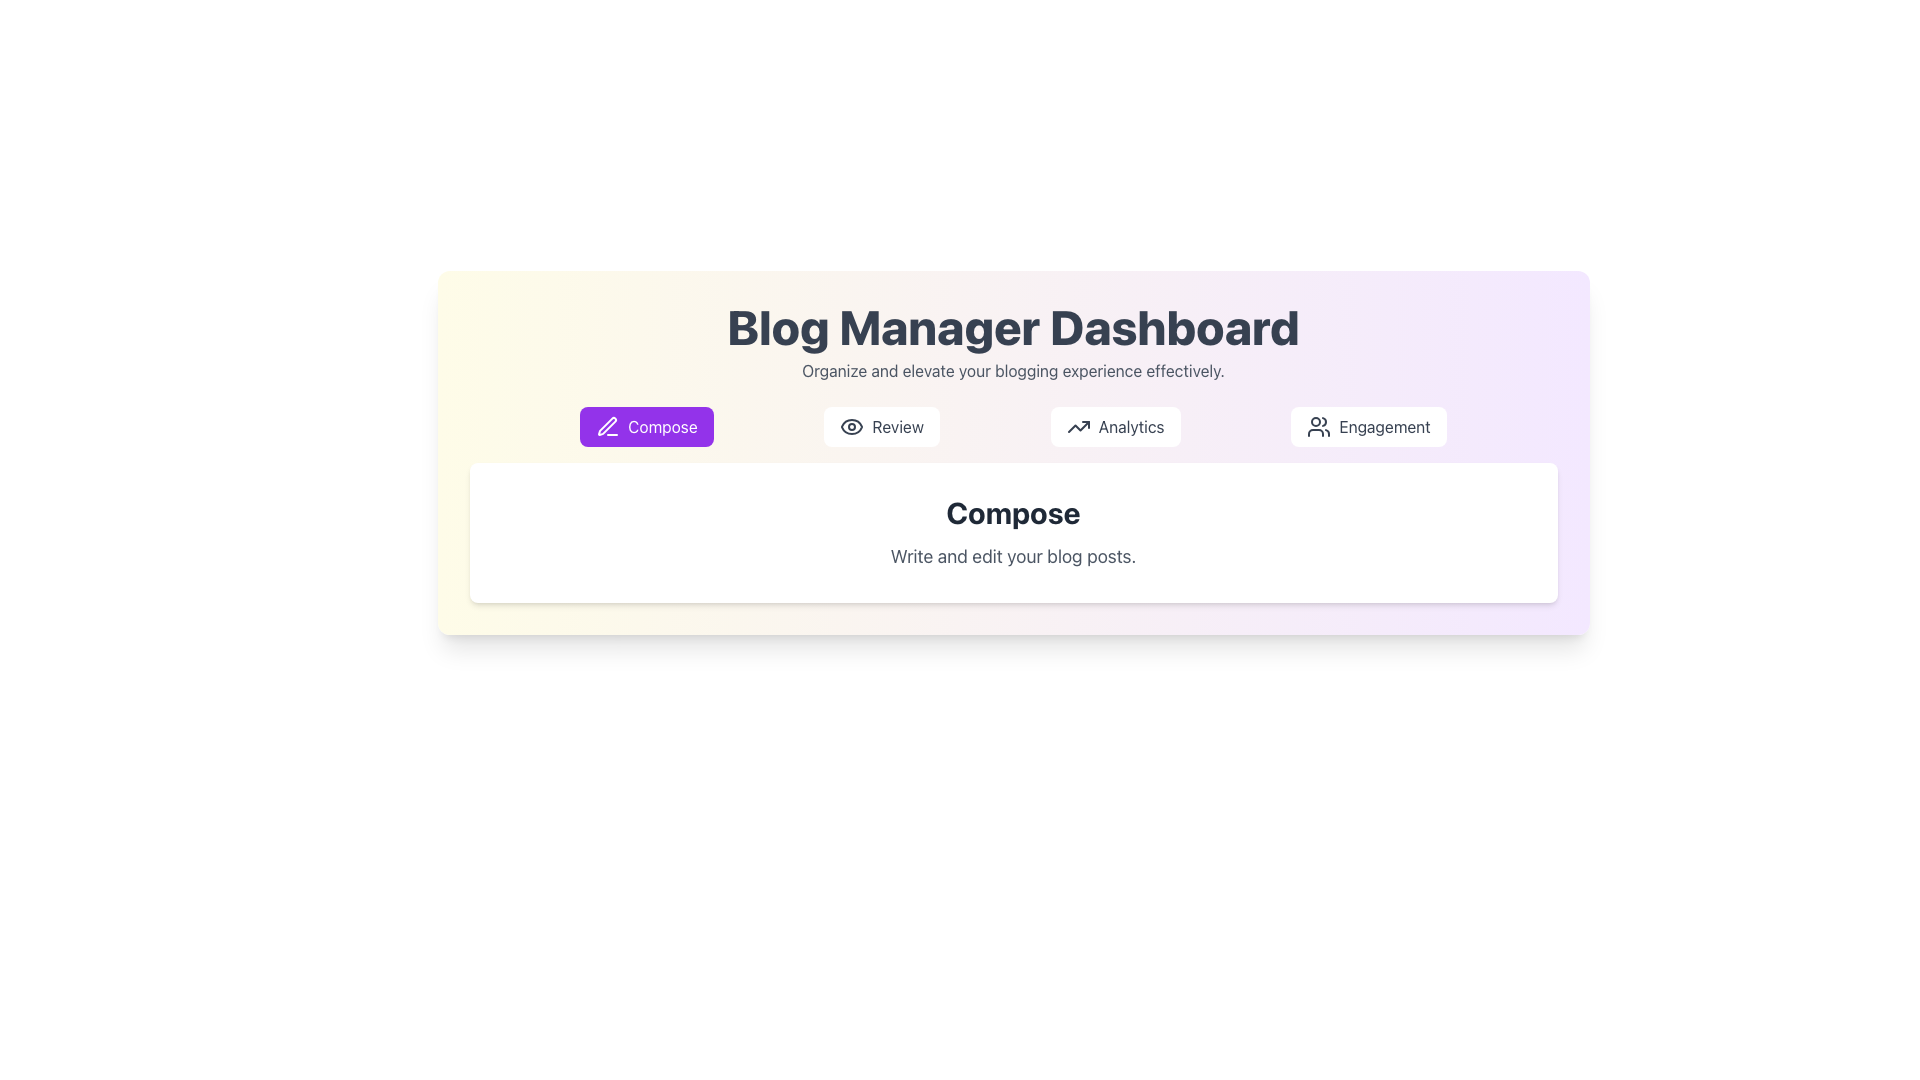  I want to click on the pen icon inside the 'Compose' button, so click(606, 425).